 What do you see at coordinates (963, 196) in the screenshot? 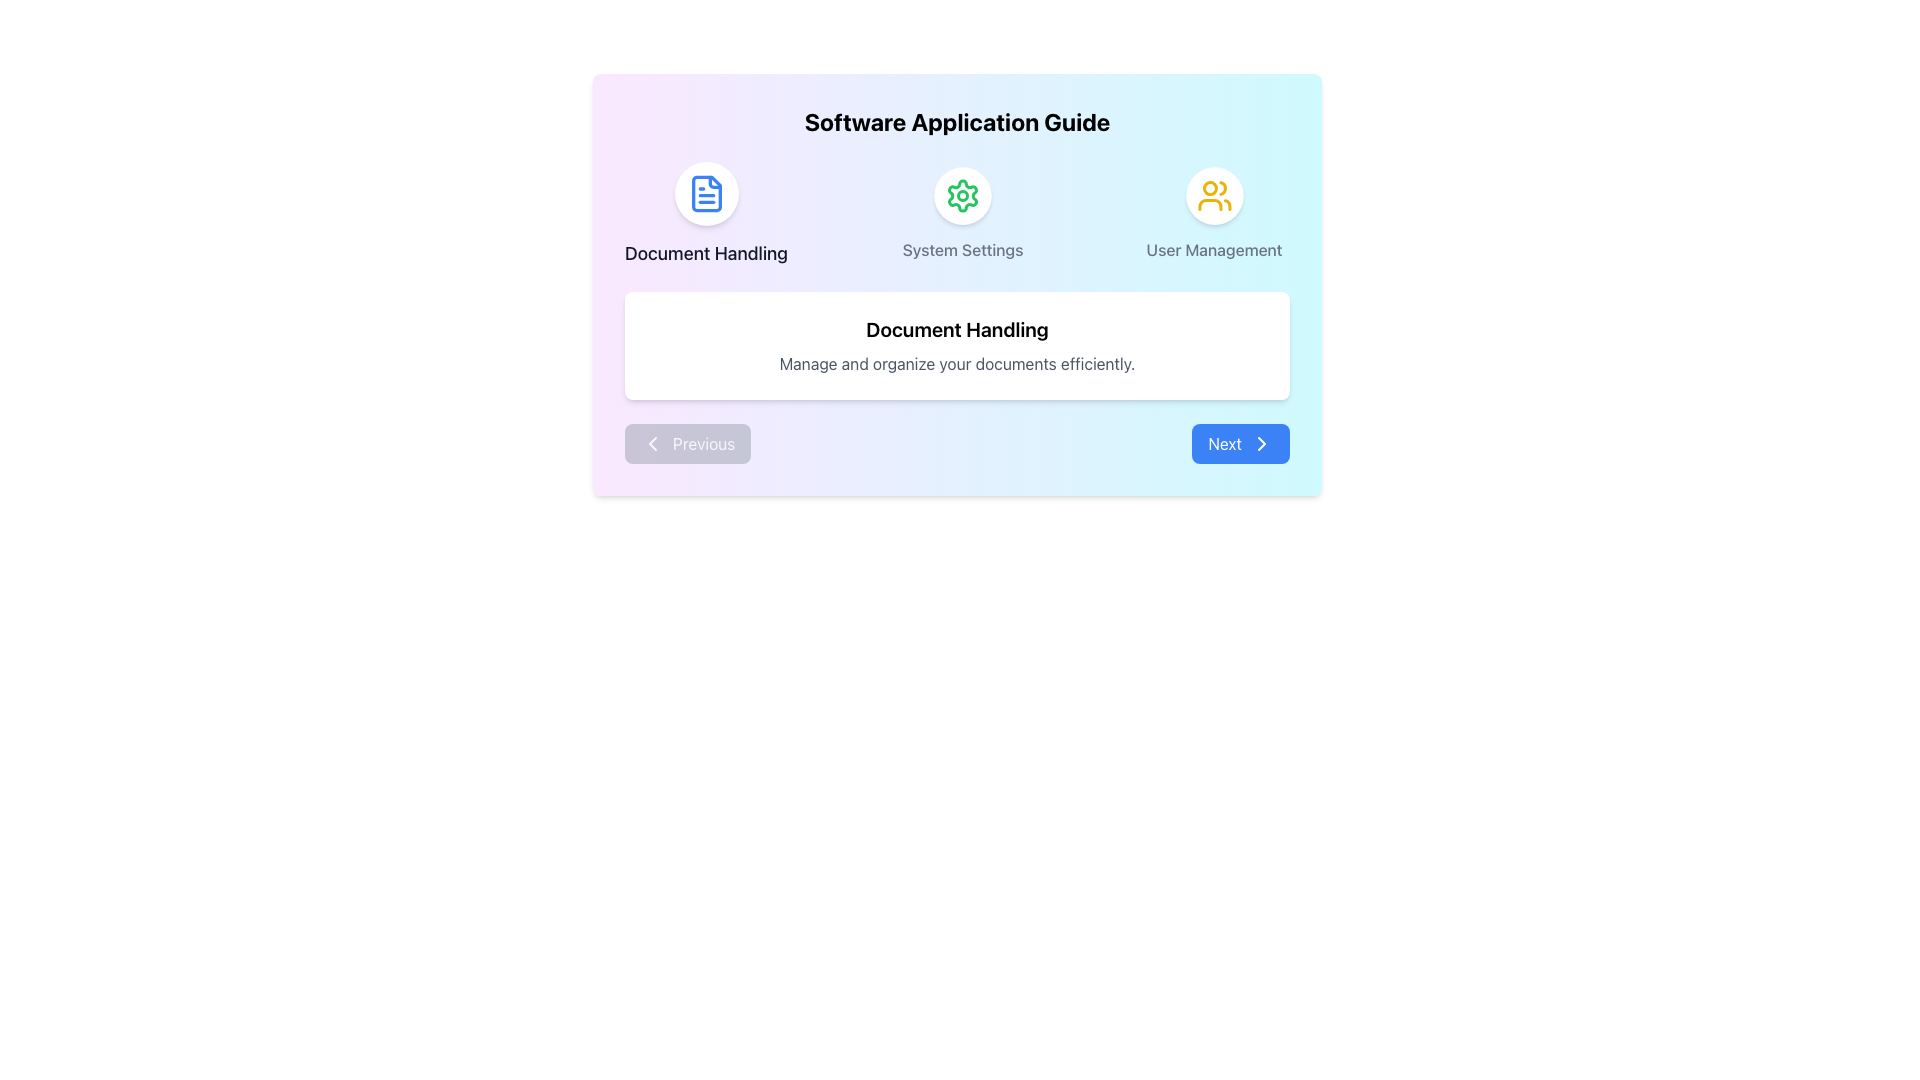
I see `the 'System Settings' icon button for keyboard navigation by targeting its center position` at bounding box center [963, 196].